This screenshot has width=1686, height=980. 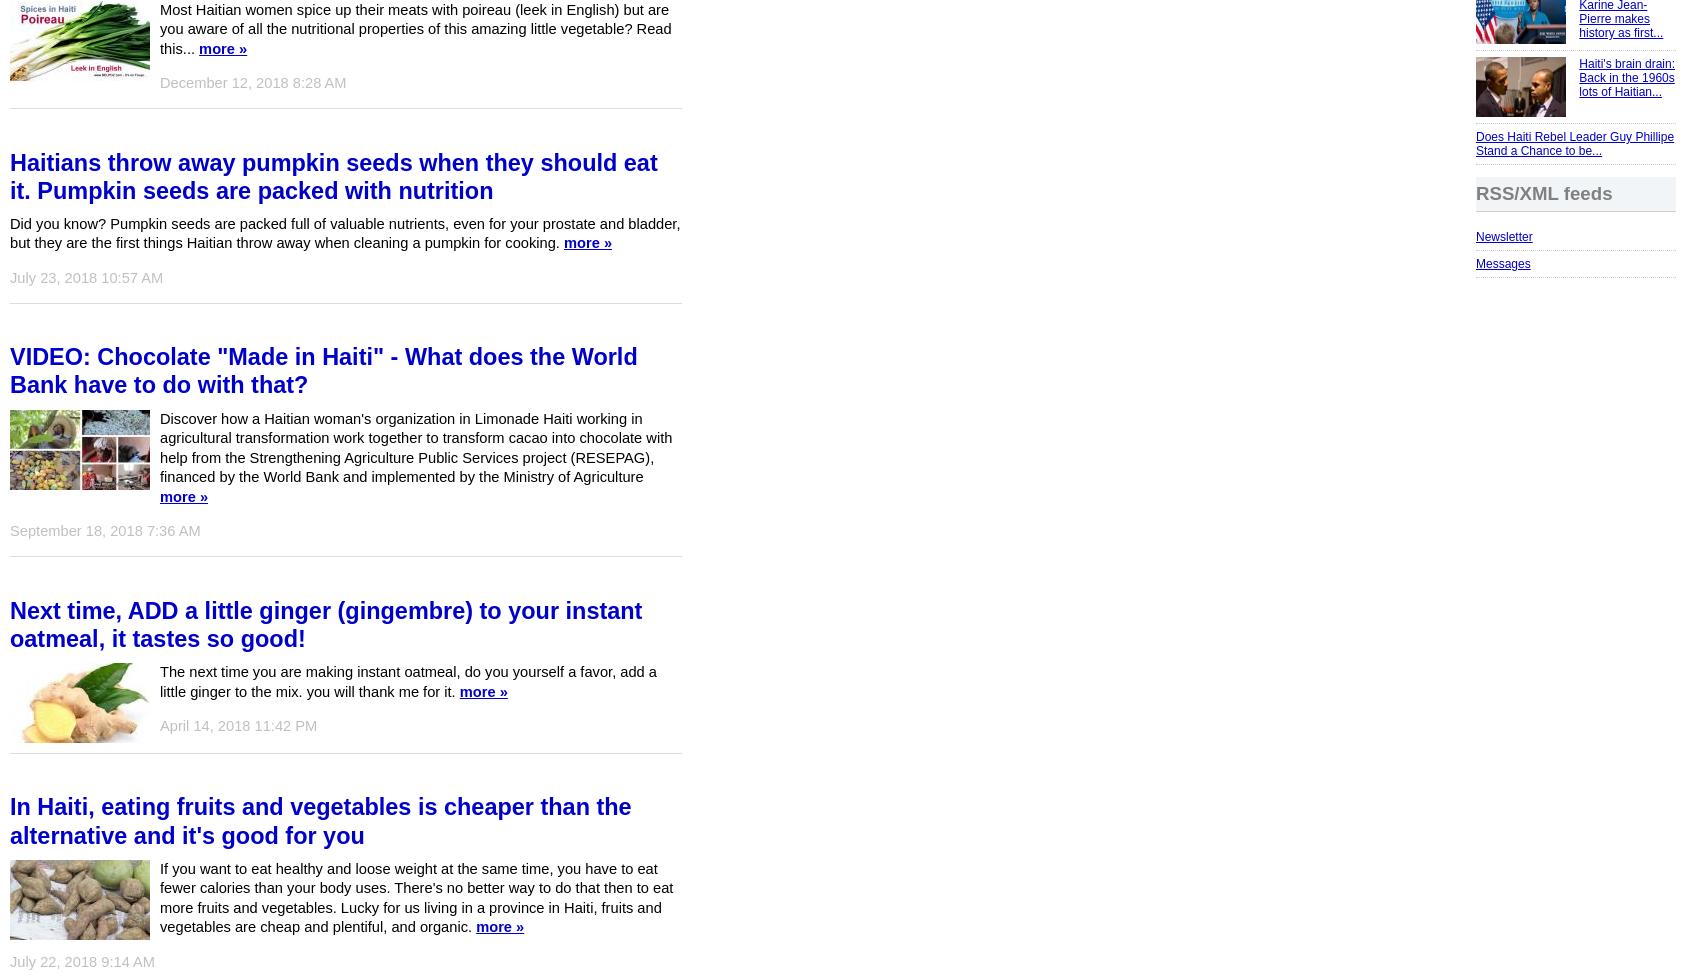 I want to click on 'April 14, 2018 11:42 PM', so click(x=160, y=725).